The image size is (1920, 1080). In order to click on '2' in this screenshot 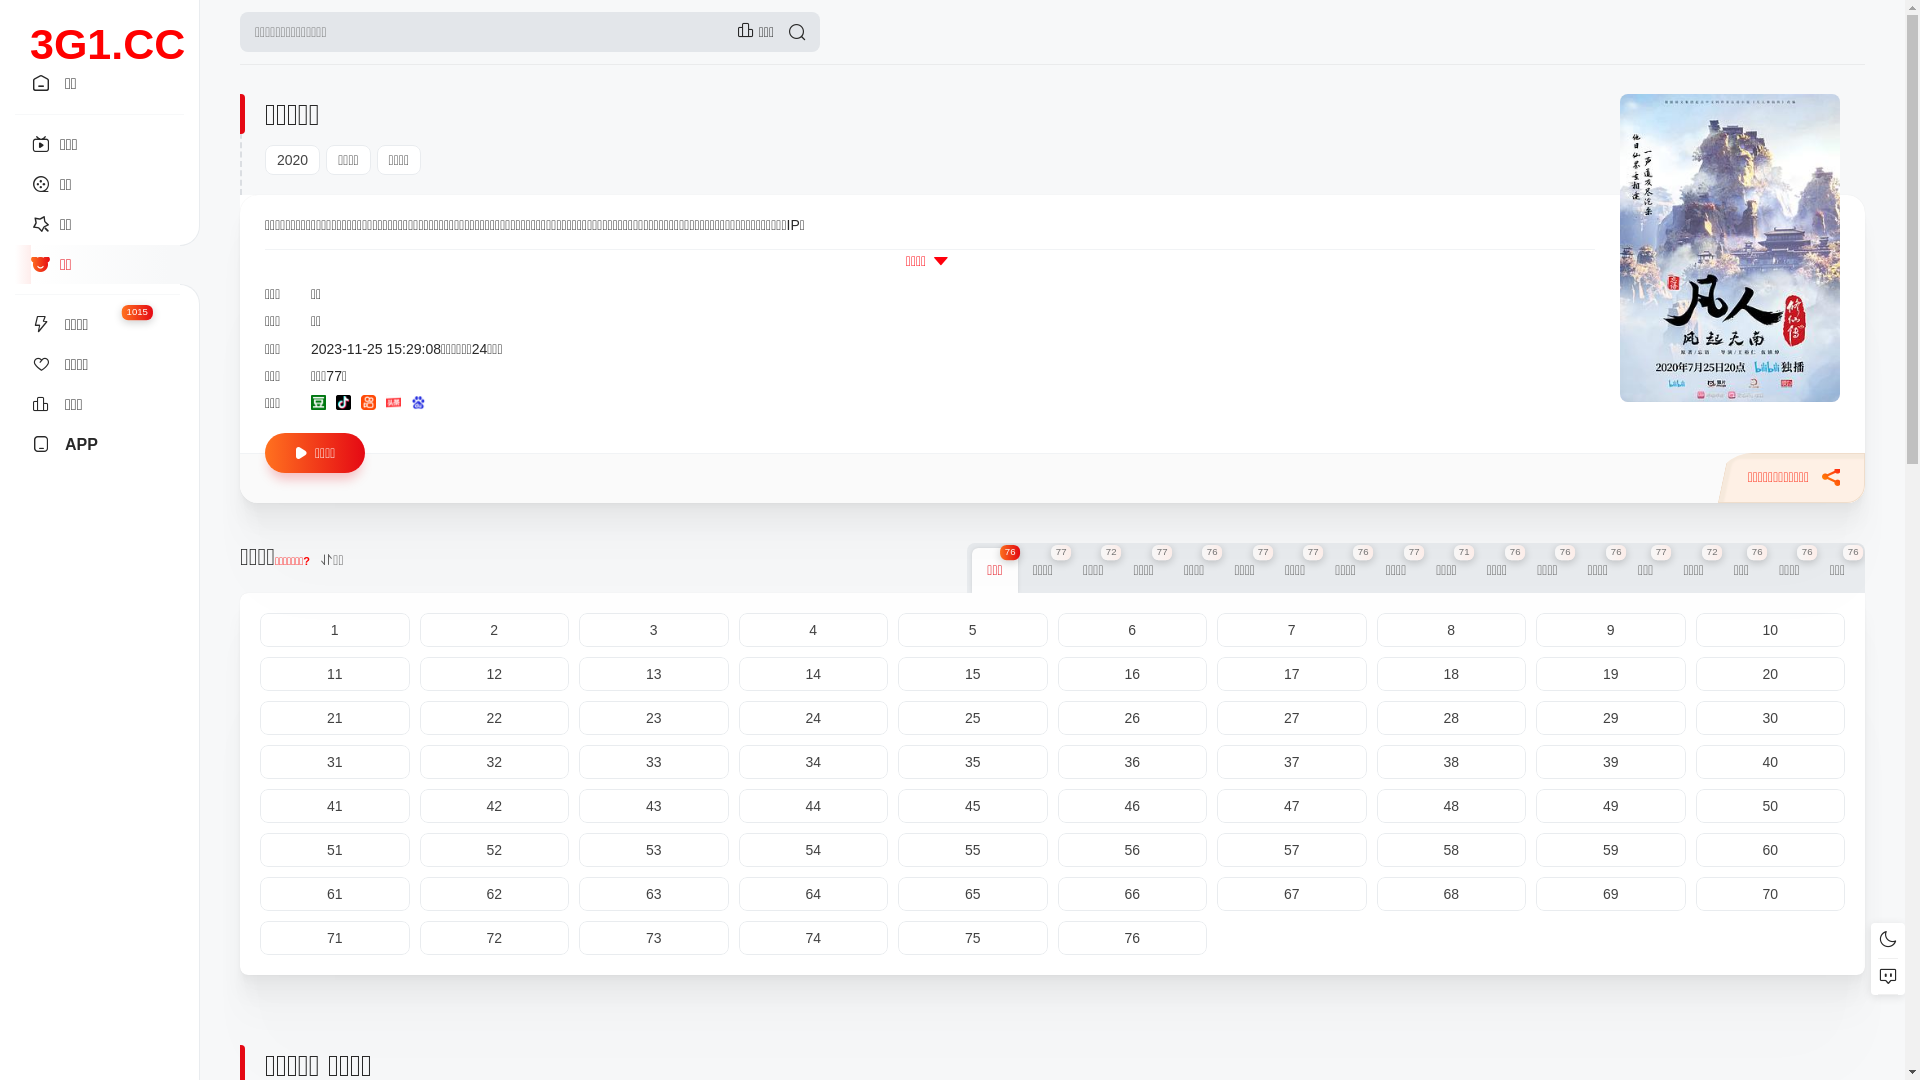, I will do `click(494, 628)`.